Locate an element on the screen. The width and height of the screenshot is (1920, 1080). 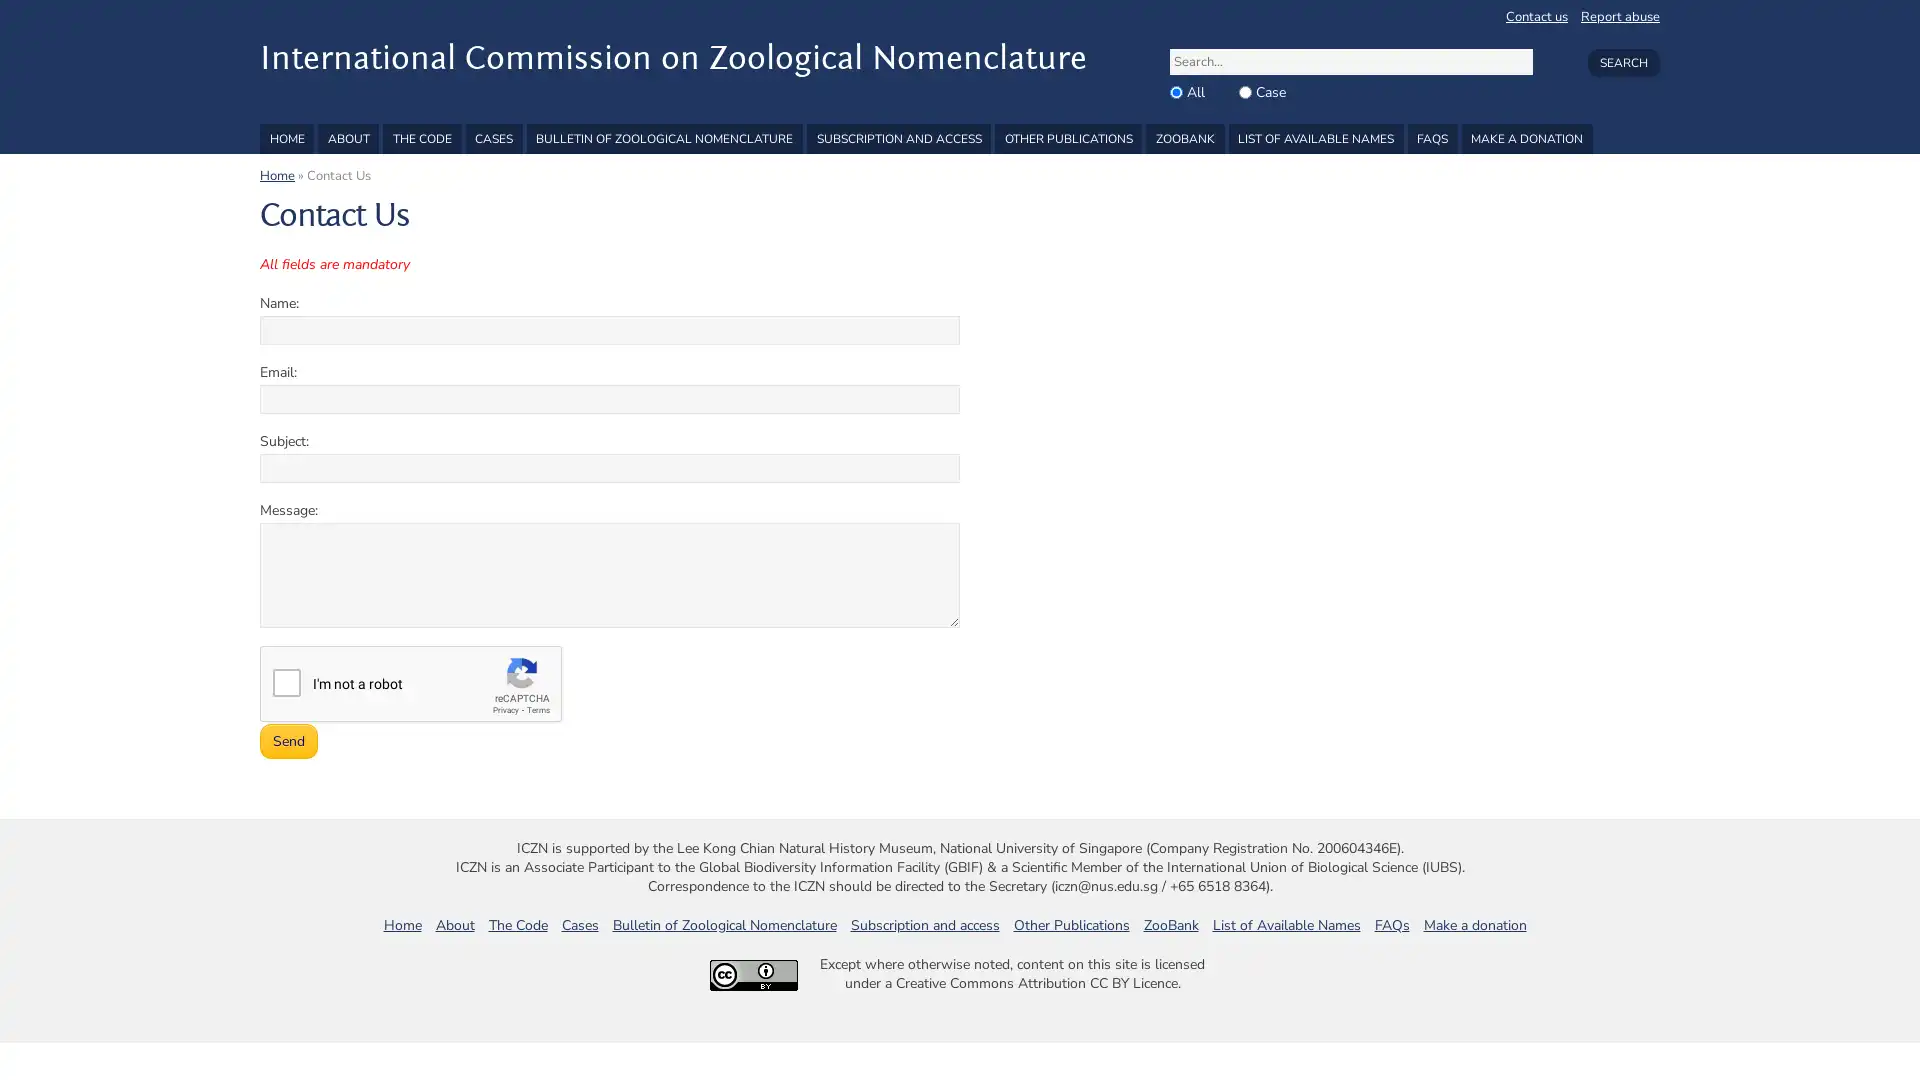
Search is located at coordinates (1622, 61).